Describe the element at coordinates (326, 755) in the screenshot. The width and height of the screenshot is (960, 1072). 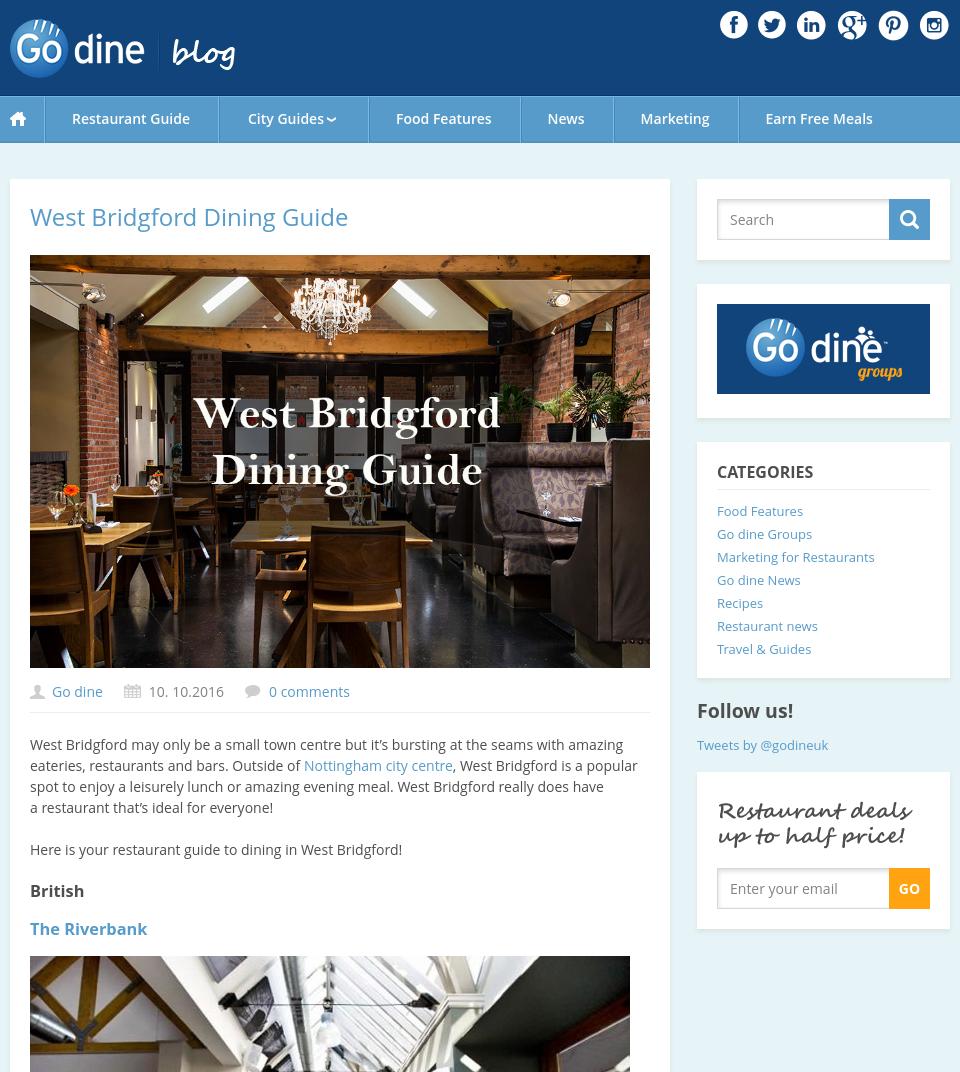
I see `'West Bridgford may only be a small town centre but it’s bursting at the seams with amazing eateries, restaurants and bars. Outside of'` at that location.